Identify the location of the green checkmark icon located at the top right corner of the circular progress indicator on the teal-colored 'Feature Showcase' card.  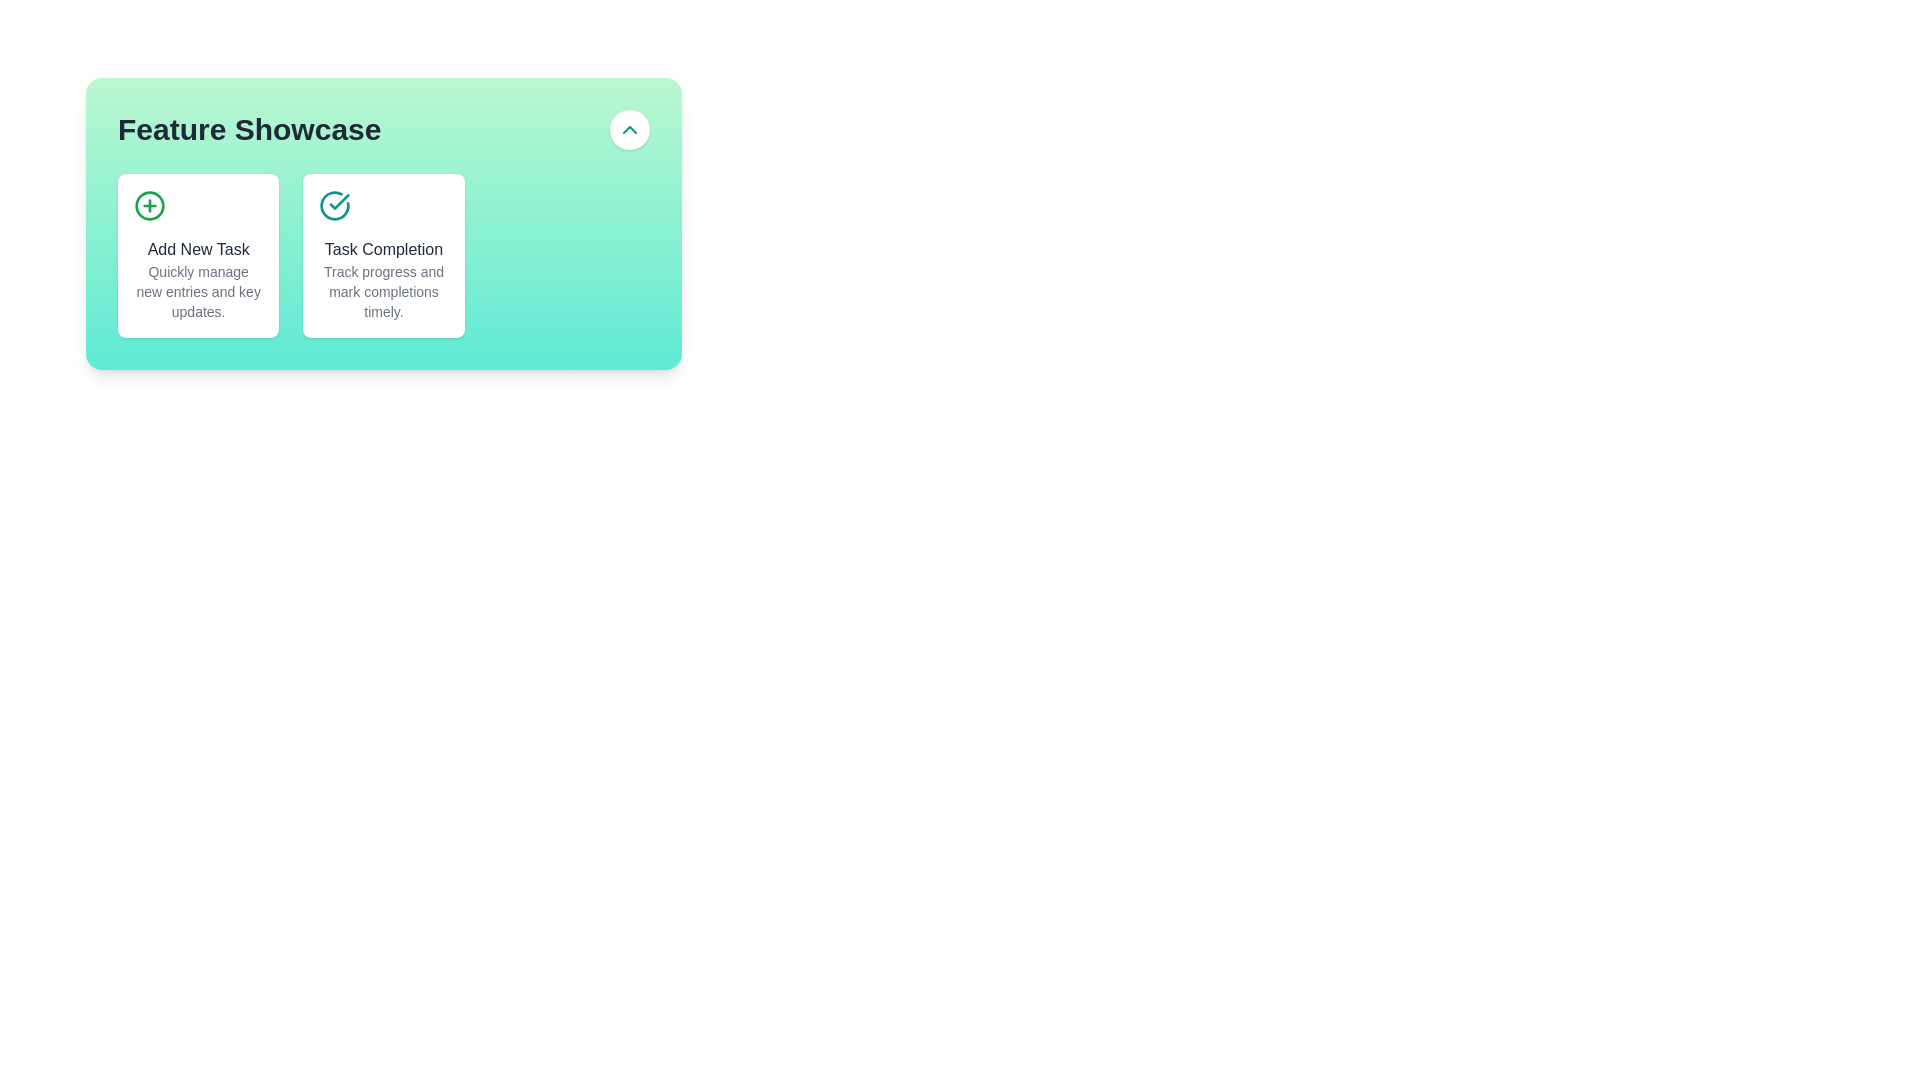
(340, 201).